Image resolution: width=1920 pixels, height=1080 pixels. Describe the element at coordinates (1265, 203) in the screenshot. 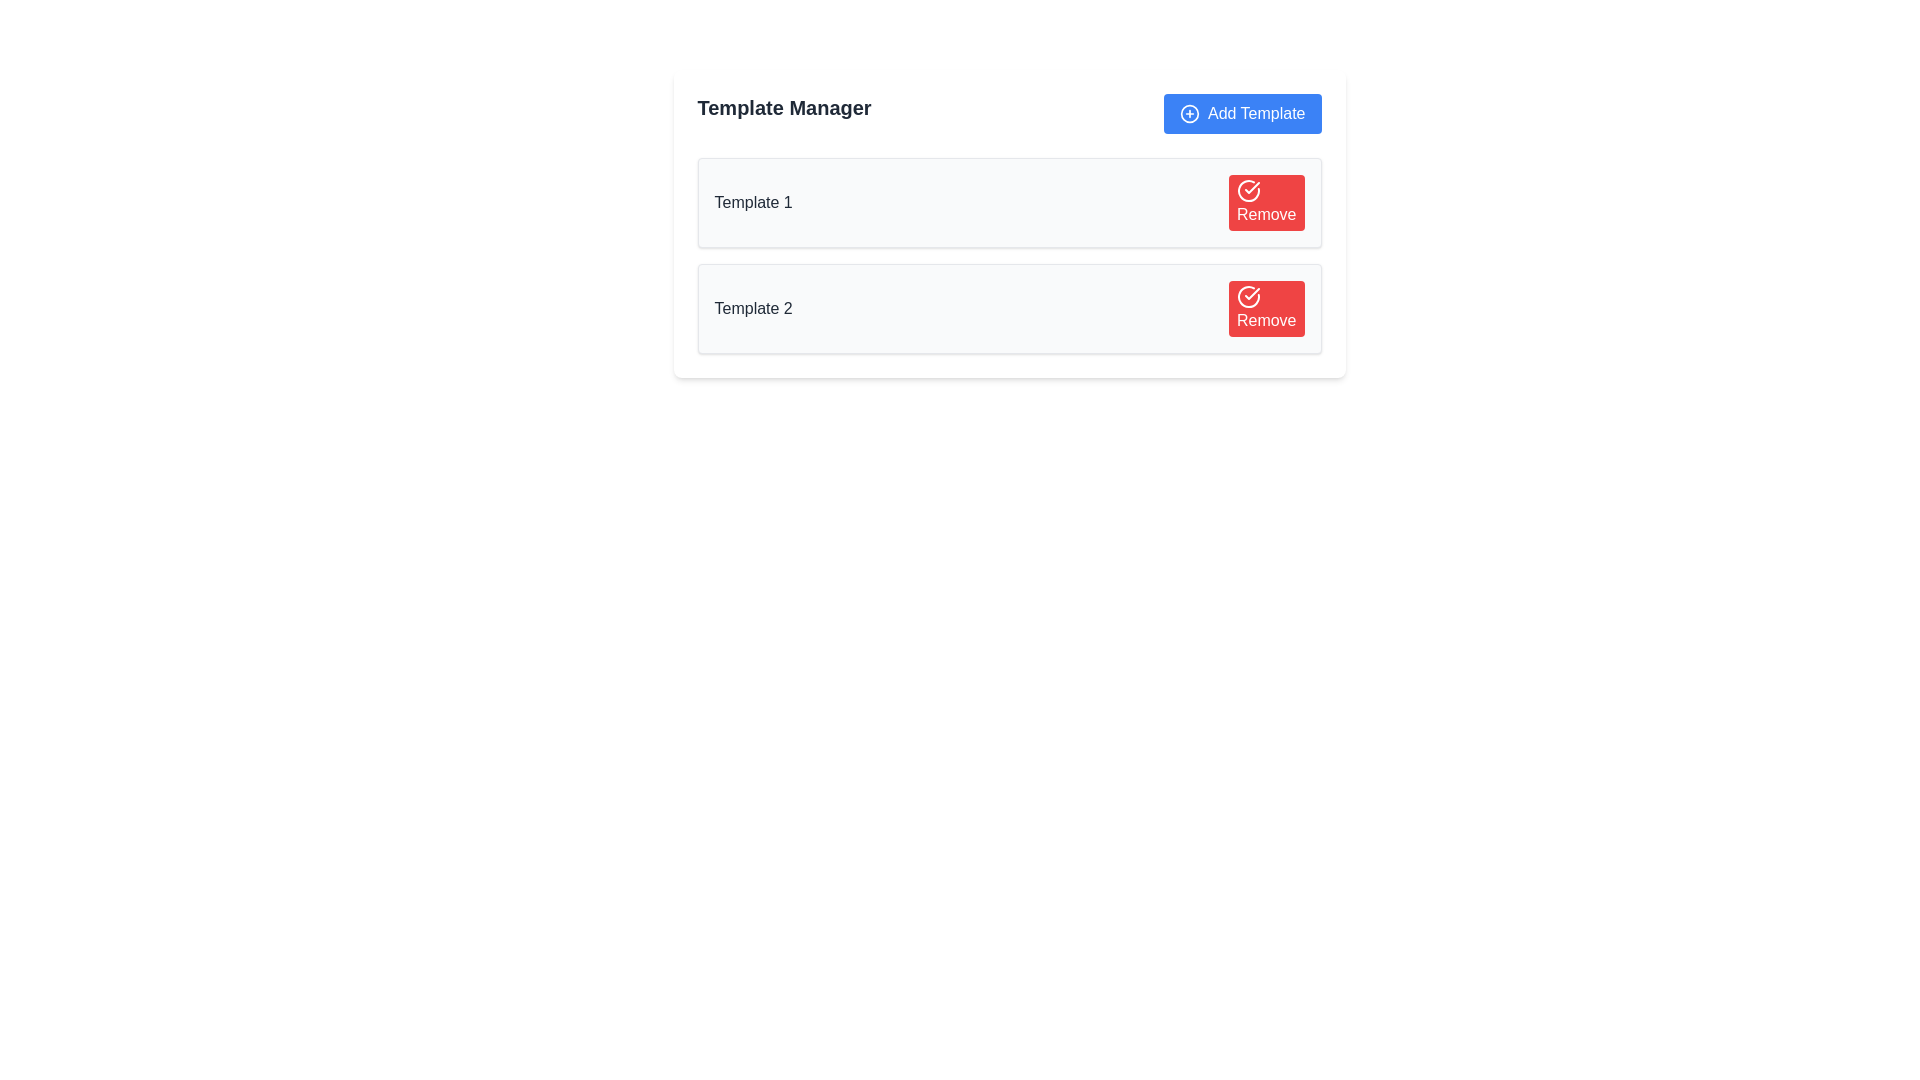

I see `the 'Remove' button located to the right of the label 'Template 1' to observe a visual change` at that location.